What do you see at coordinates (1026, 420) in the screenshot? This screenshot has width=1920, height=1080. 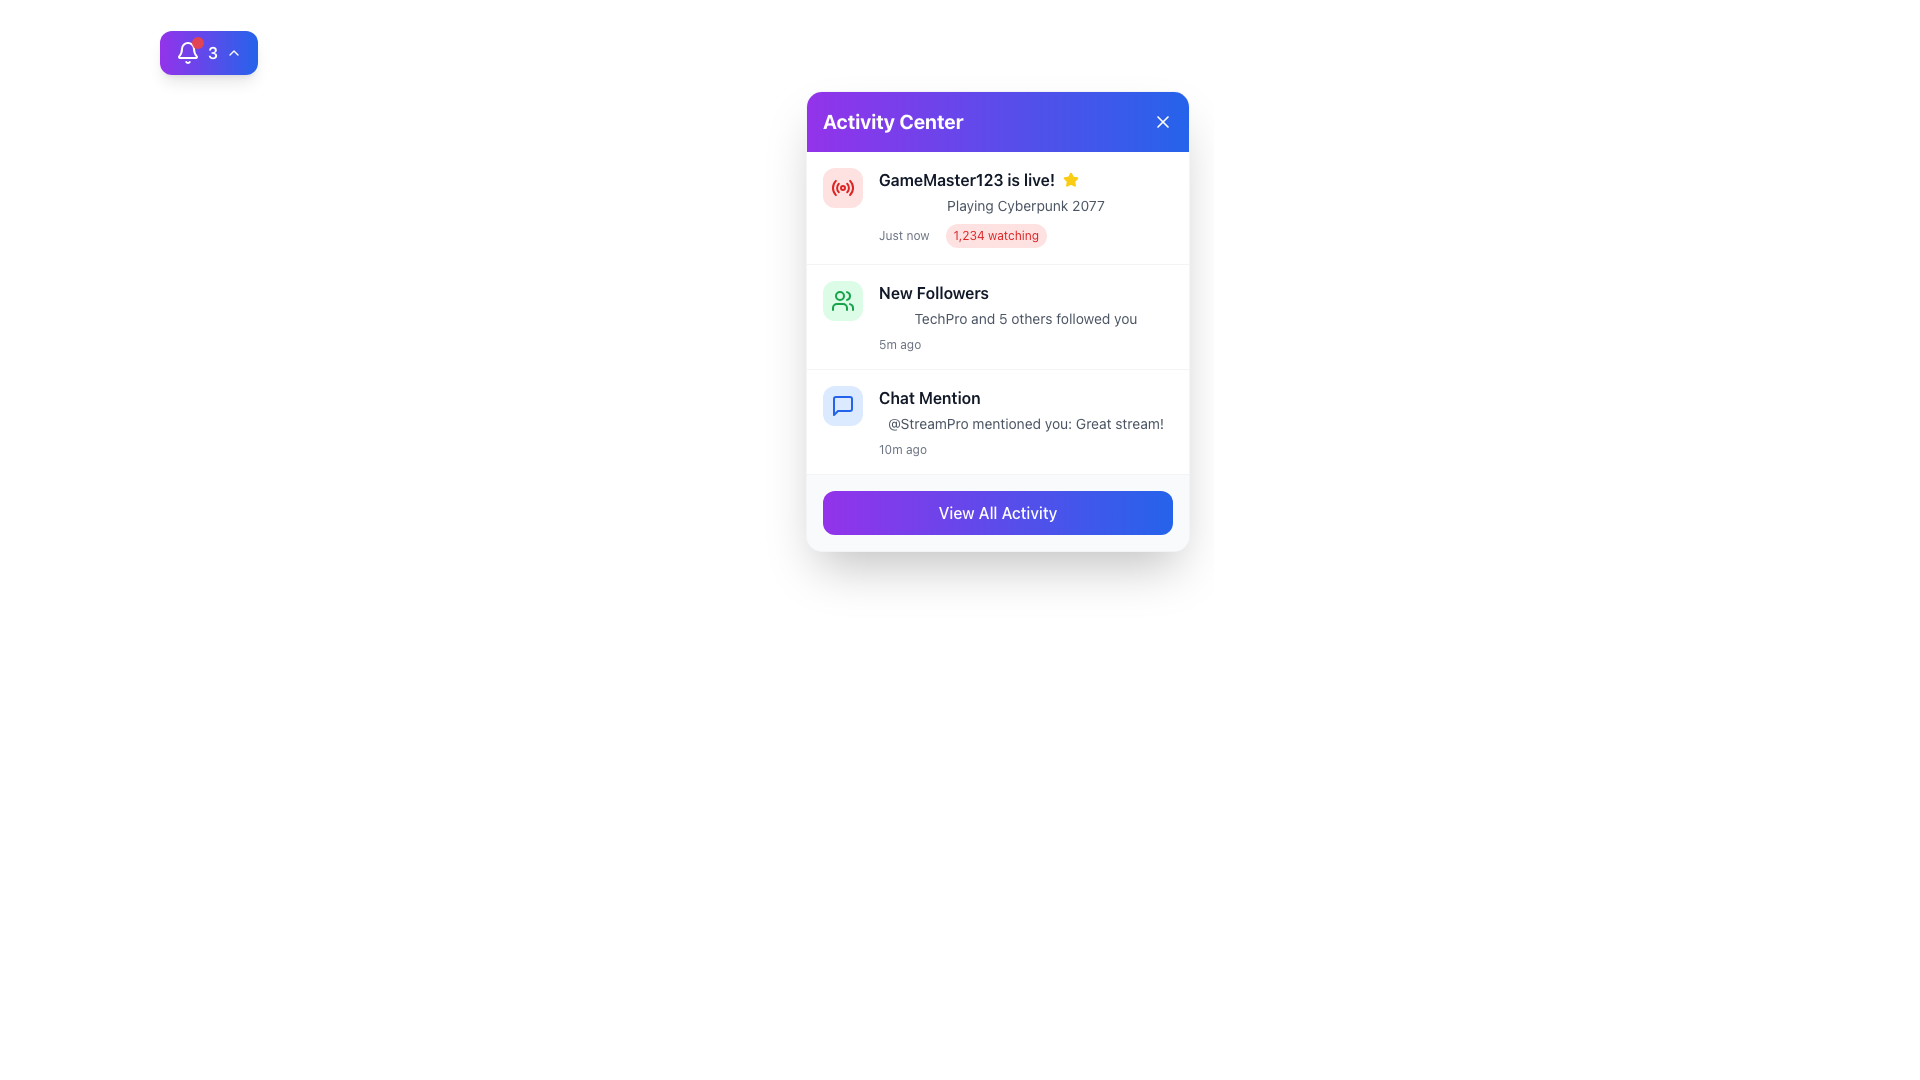 I see `the third notification item in the 'Activity Center' popup` at bounding box center [1026, 420].